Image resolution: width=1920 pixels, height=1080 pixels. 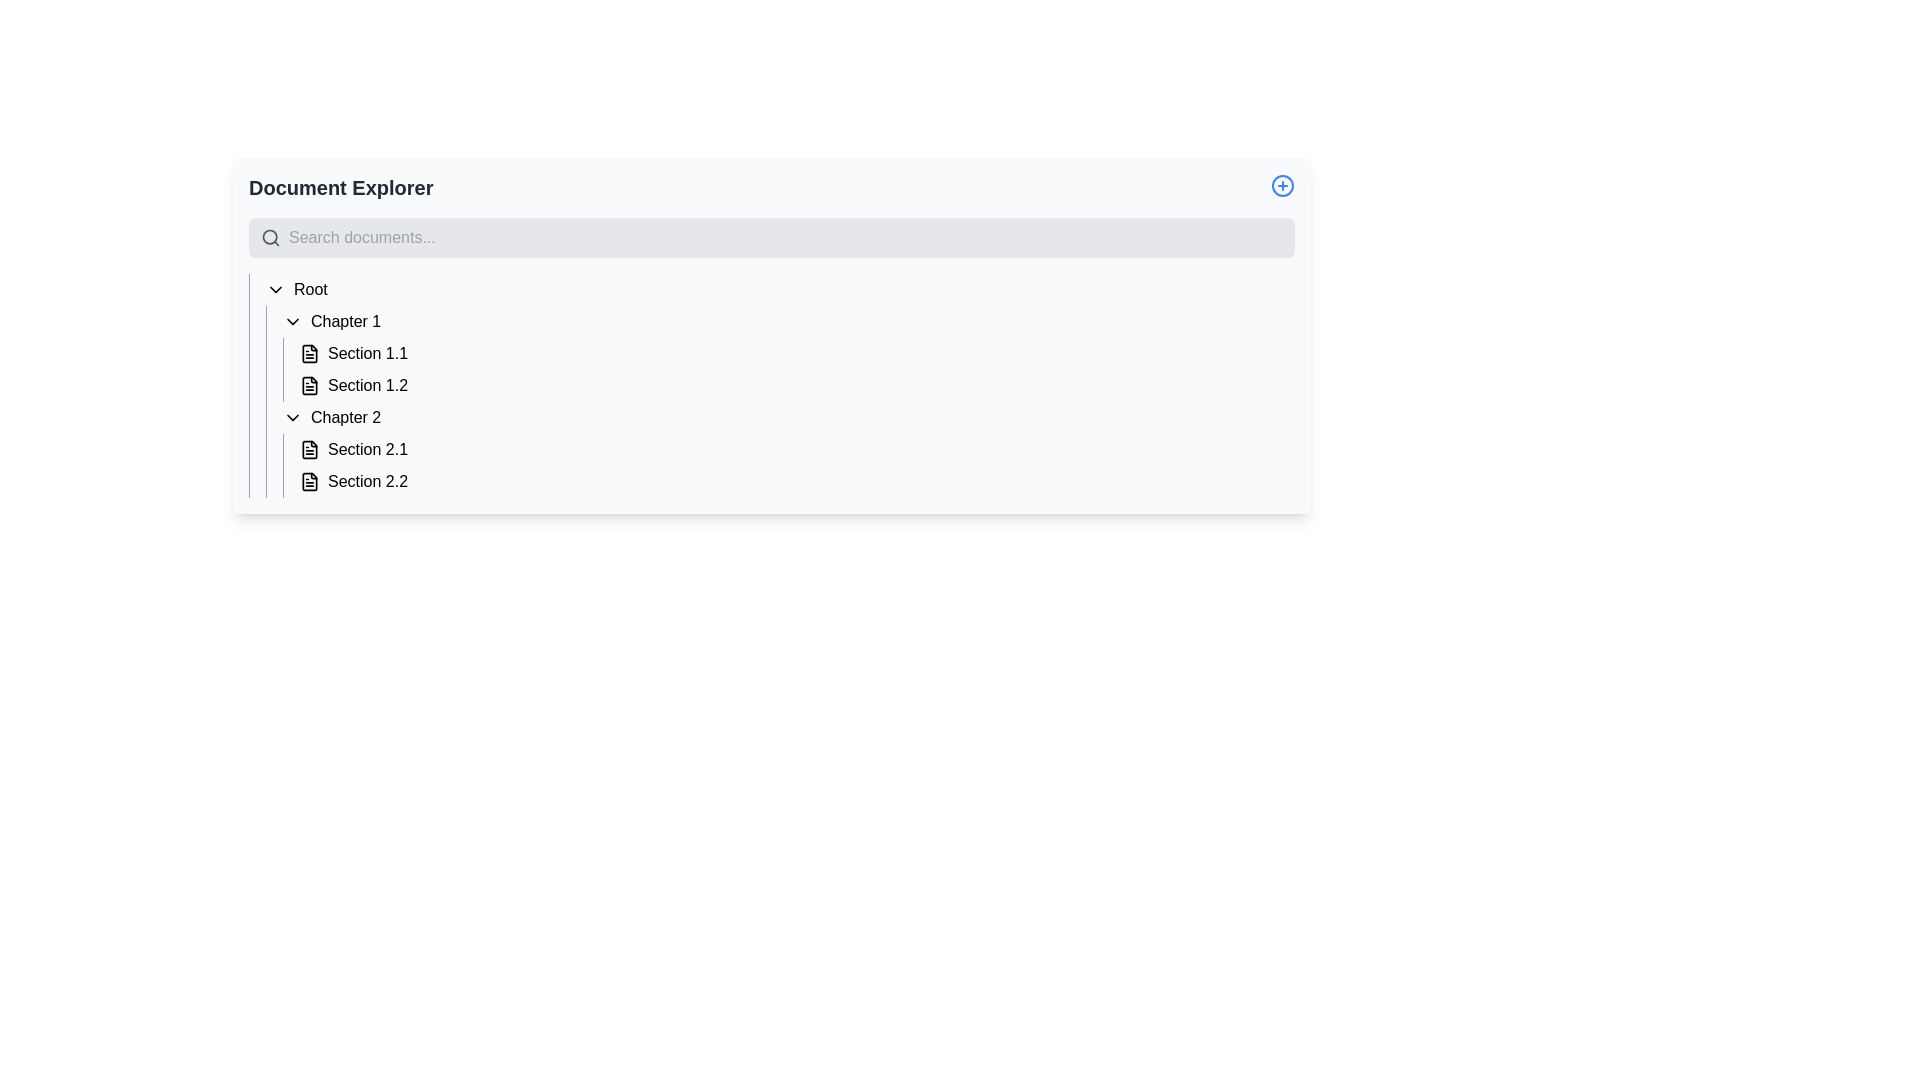 I want to click on the chevron icon located to the left of the 'Chapter 2' text label, so click(x=291, y=416).